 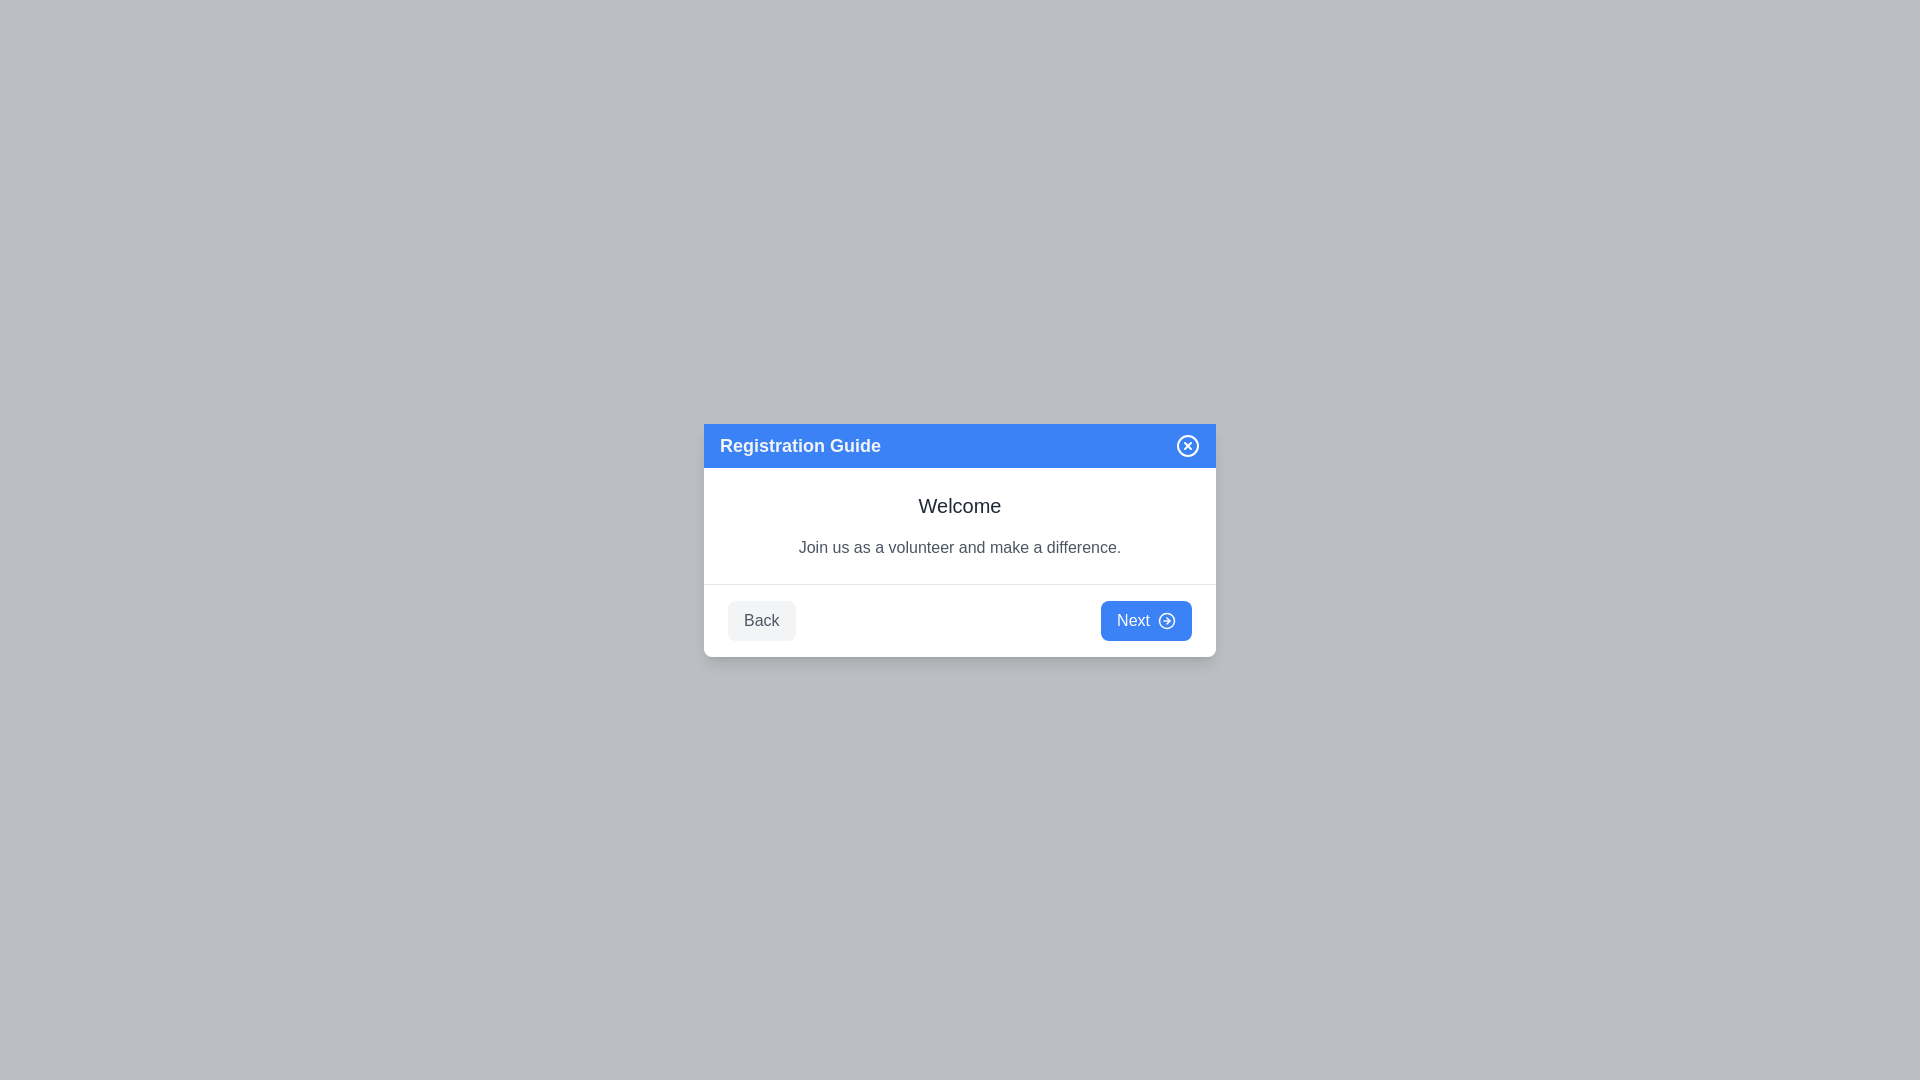 What do you see at coordinates (1188, 443) in the screenshot?
I see `the close button located in the top-right corner of the 'Registration Guide' modal` at bounding box center [1188, 443].